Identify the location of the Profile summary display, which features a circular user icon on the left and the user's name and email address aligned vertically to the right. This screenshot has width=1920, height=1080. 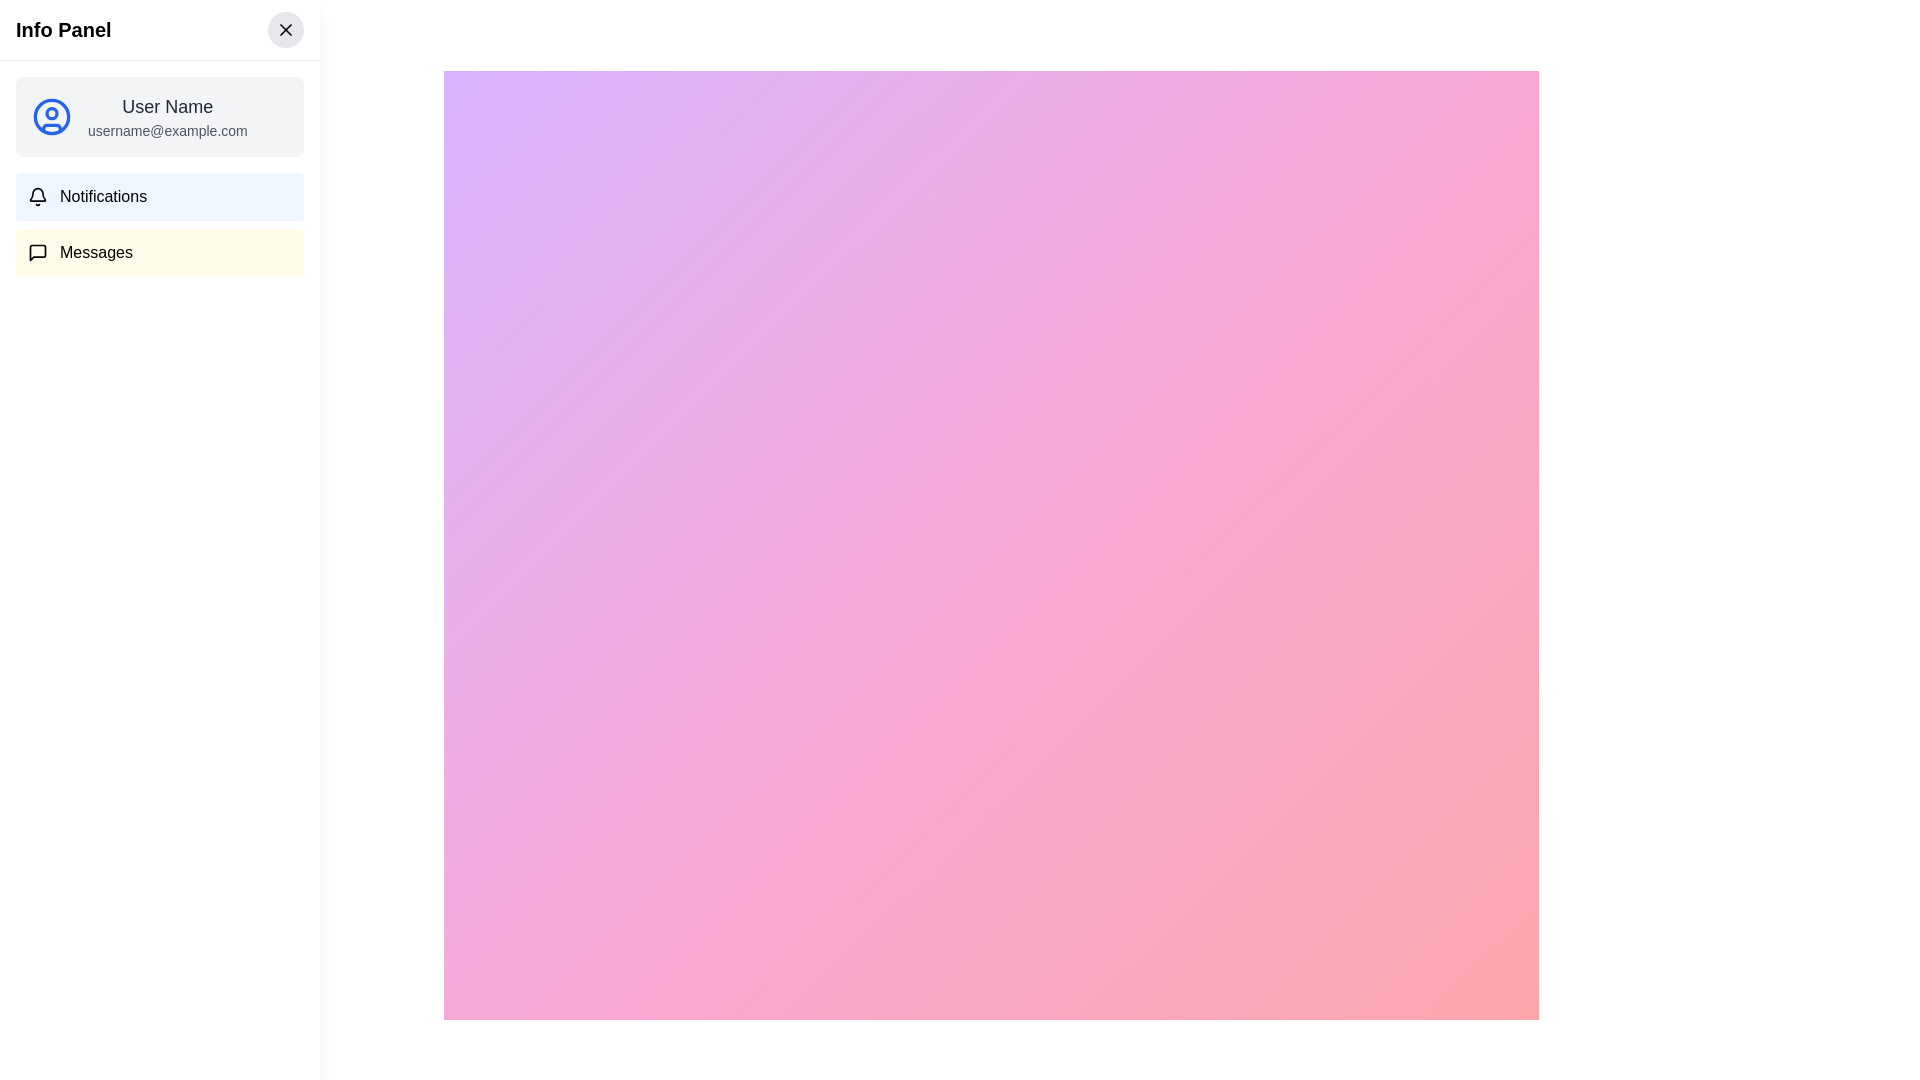
(158, 116).